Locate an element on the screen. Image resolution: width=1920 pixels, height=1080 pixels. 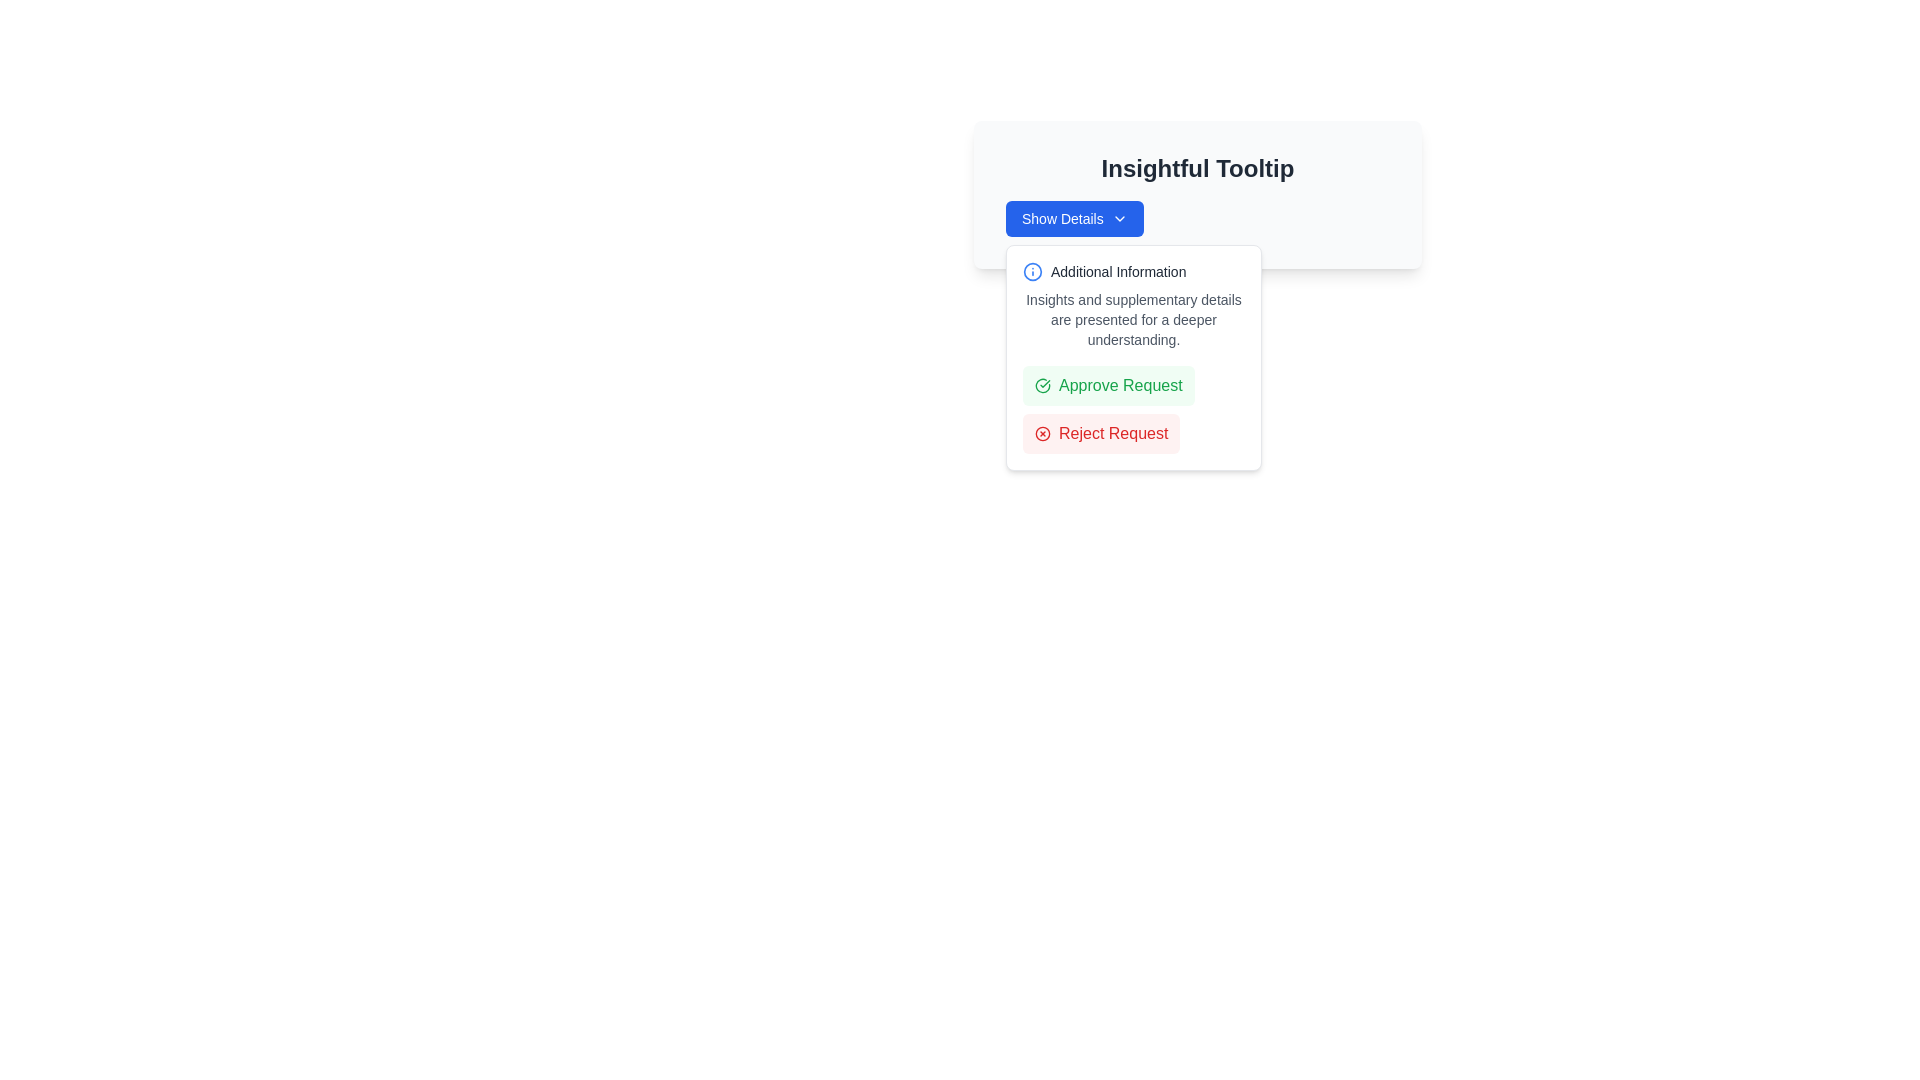
the informational panel located directly below the 'Show Details' button is located at coordinates (1133, 357).